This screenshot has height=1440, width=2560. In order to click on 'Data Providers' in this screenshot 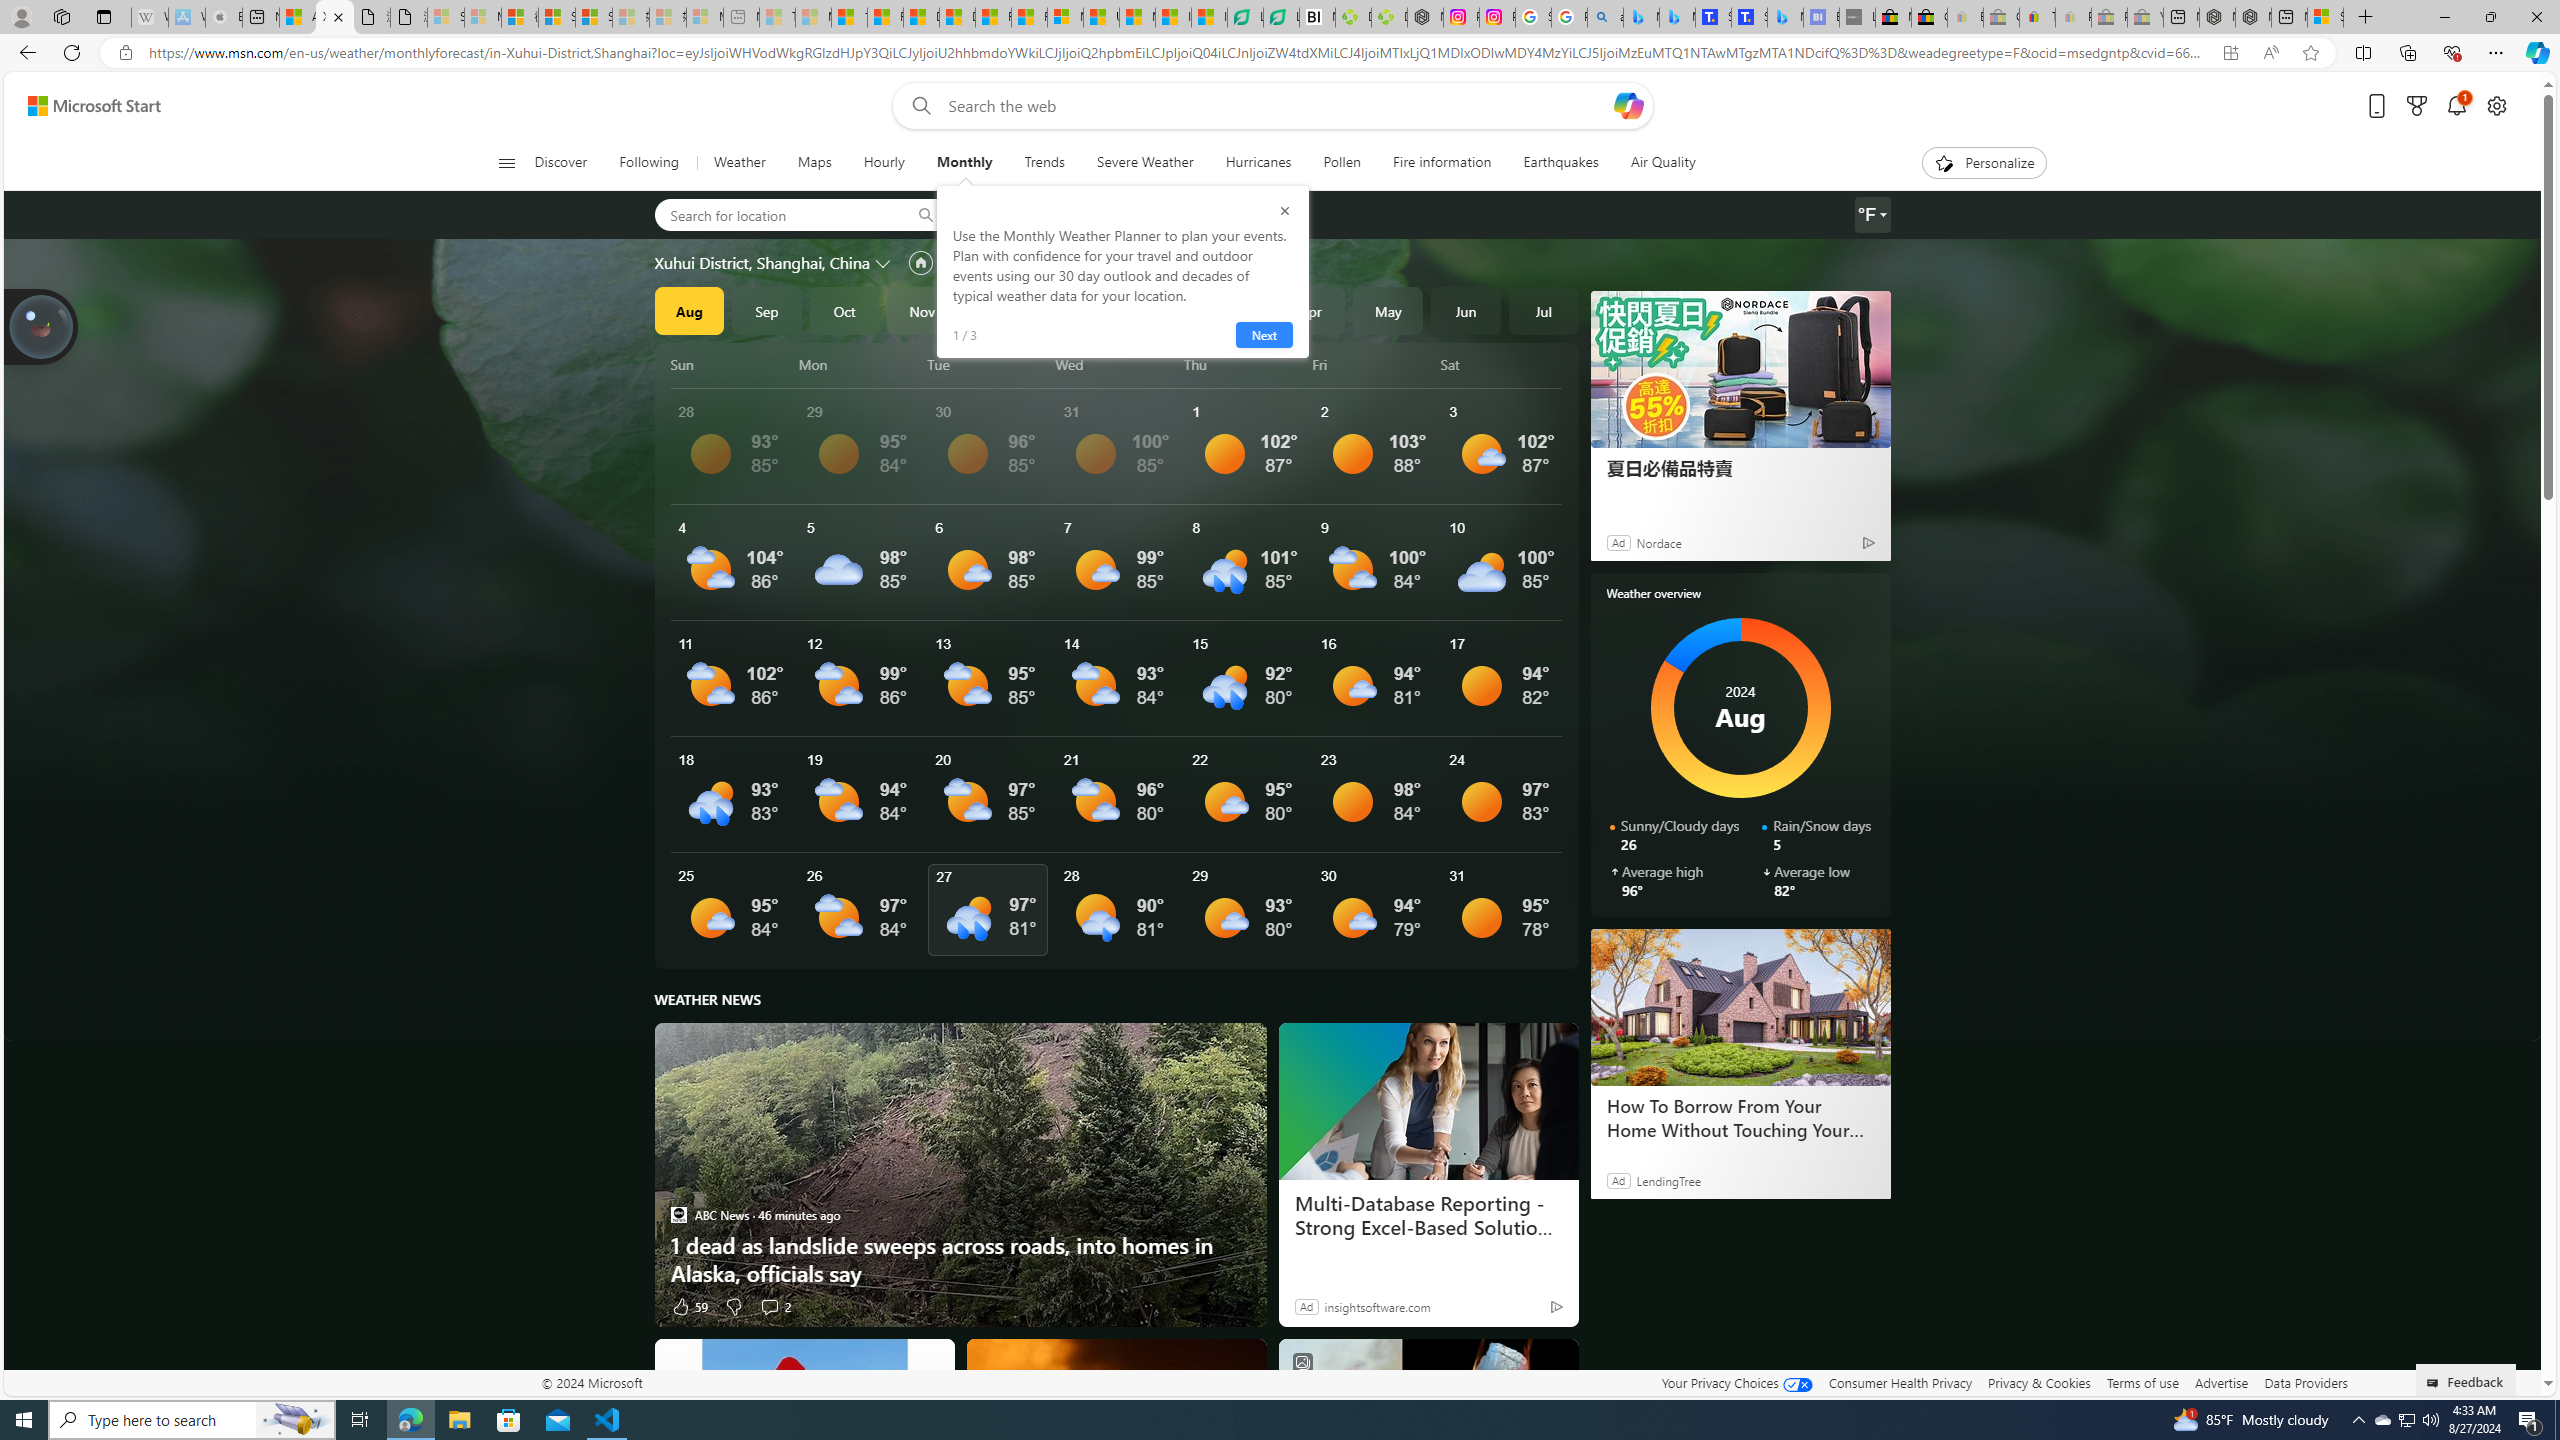, I will do `click(2304, 1382)`.